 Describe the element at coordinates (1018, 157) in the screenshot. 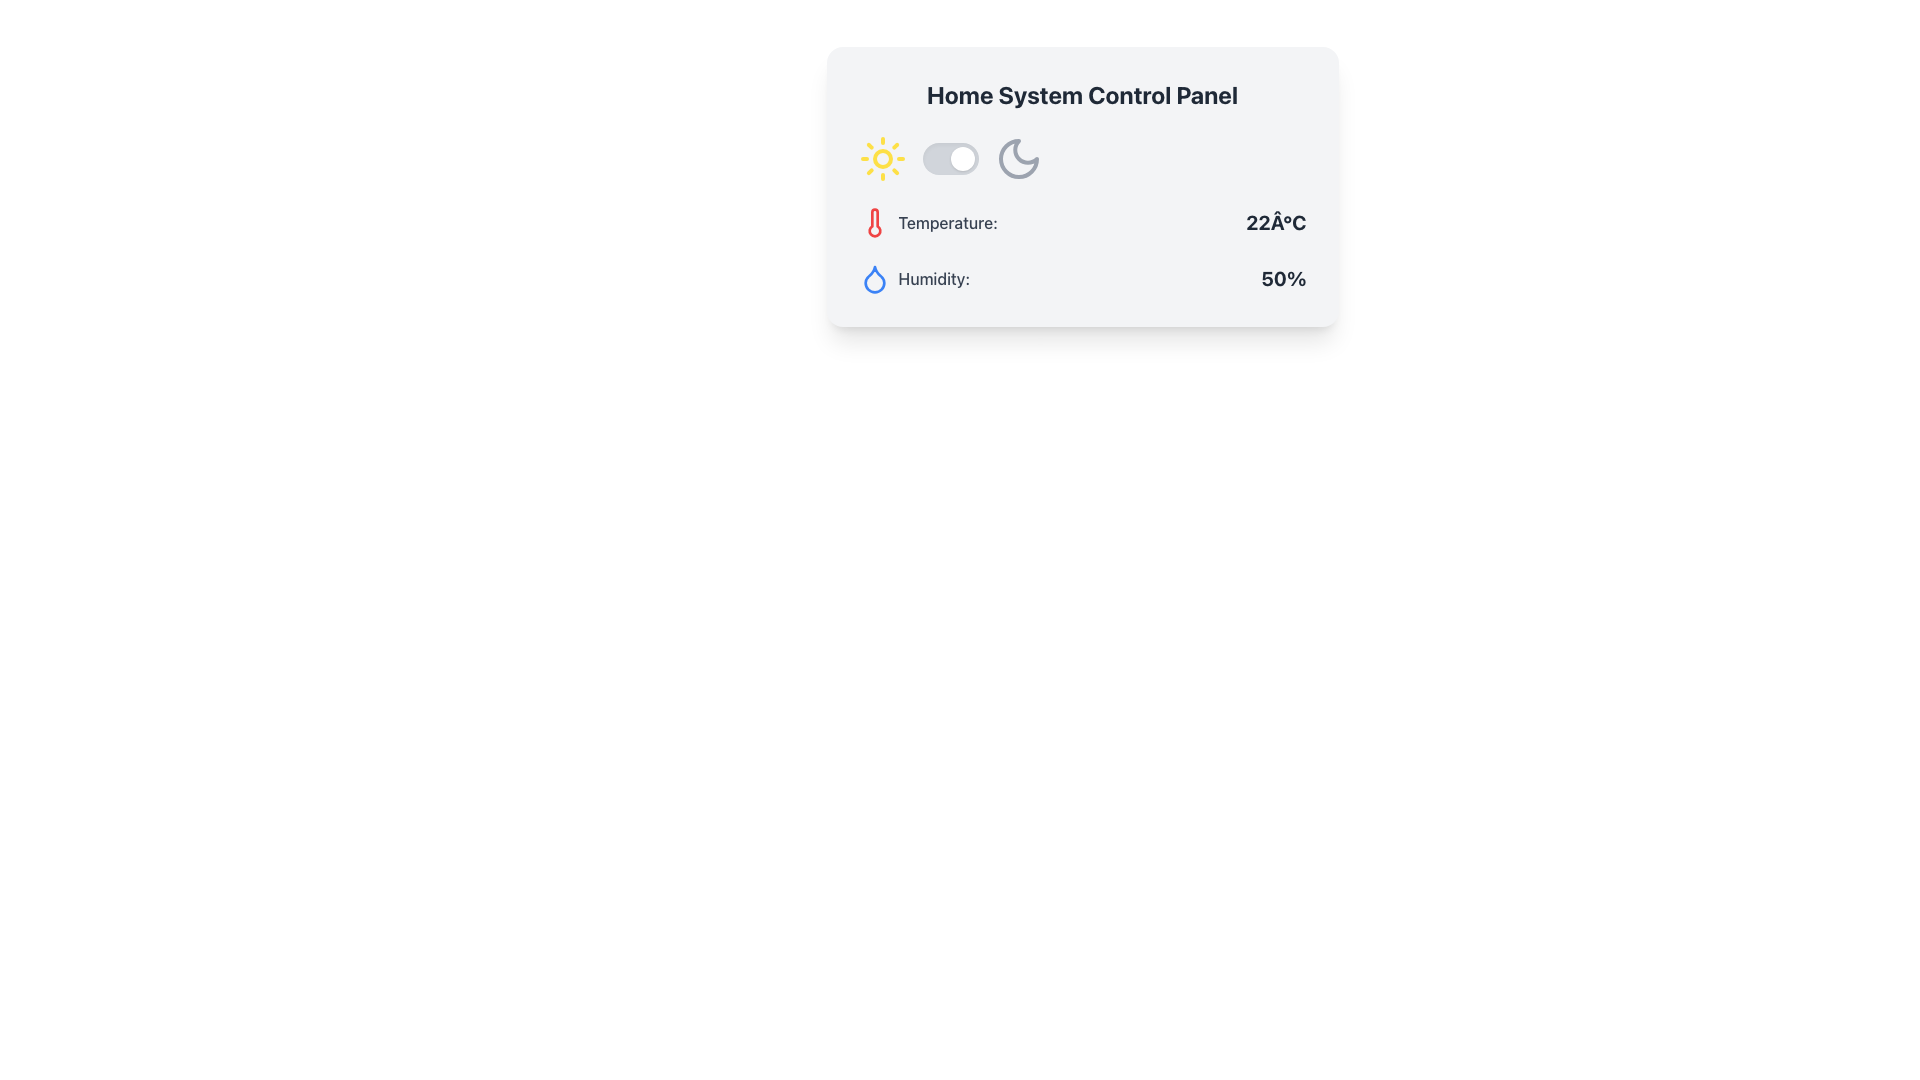

I see `the moon icon in the Home System Control Panel, which represents the night mode toggle` at that location.